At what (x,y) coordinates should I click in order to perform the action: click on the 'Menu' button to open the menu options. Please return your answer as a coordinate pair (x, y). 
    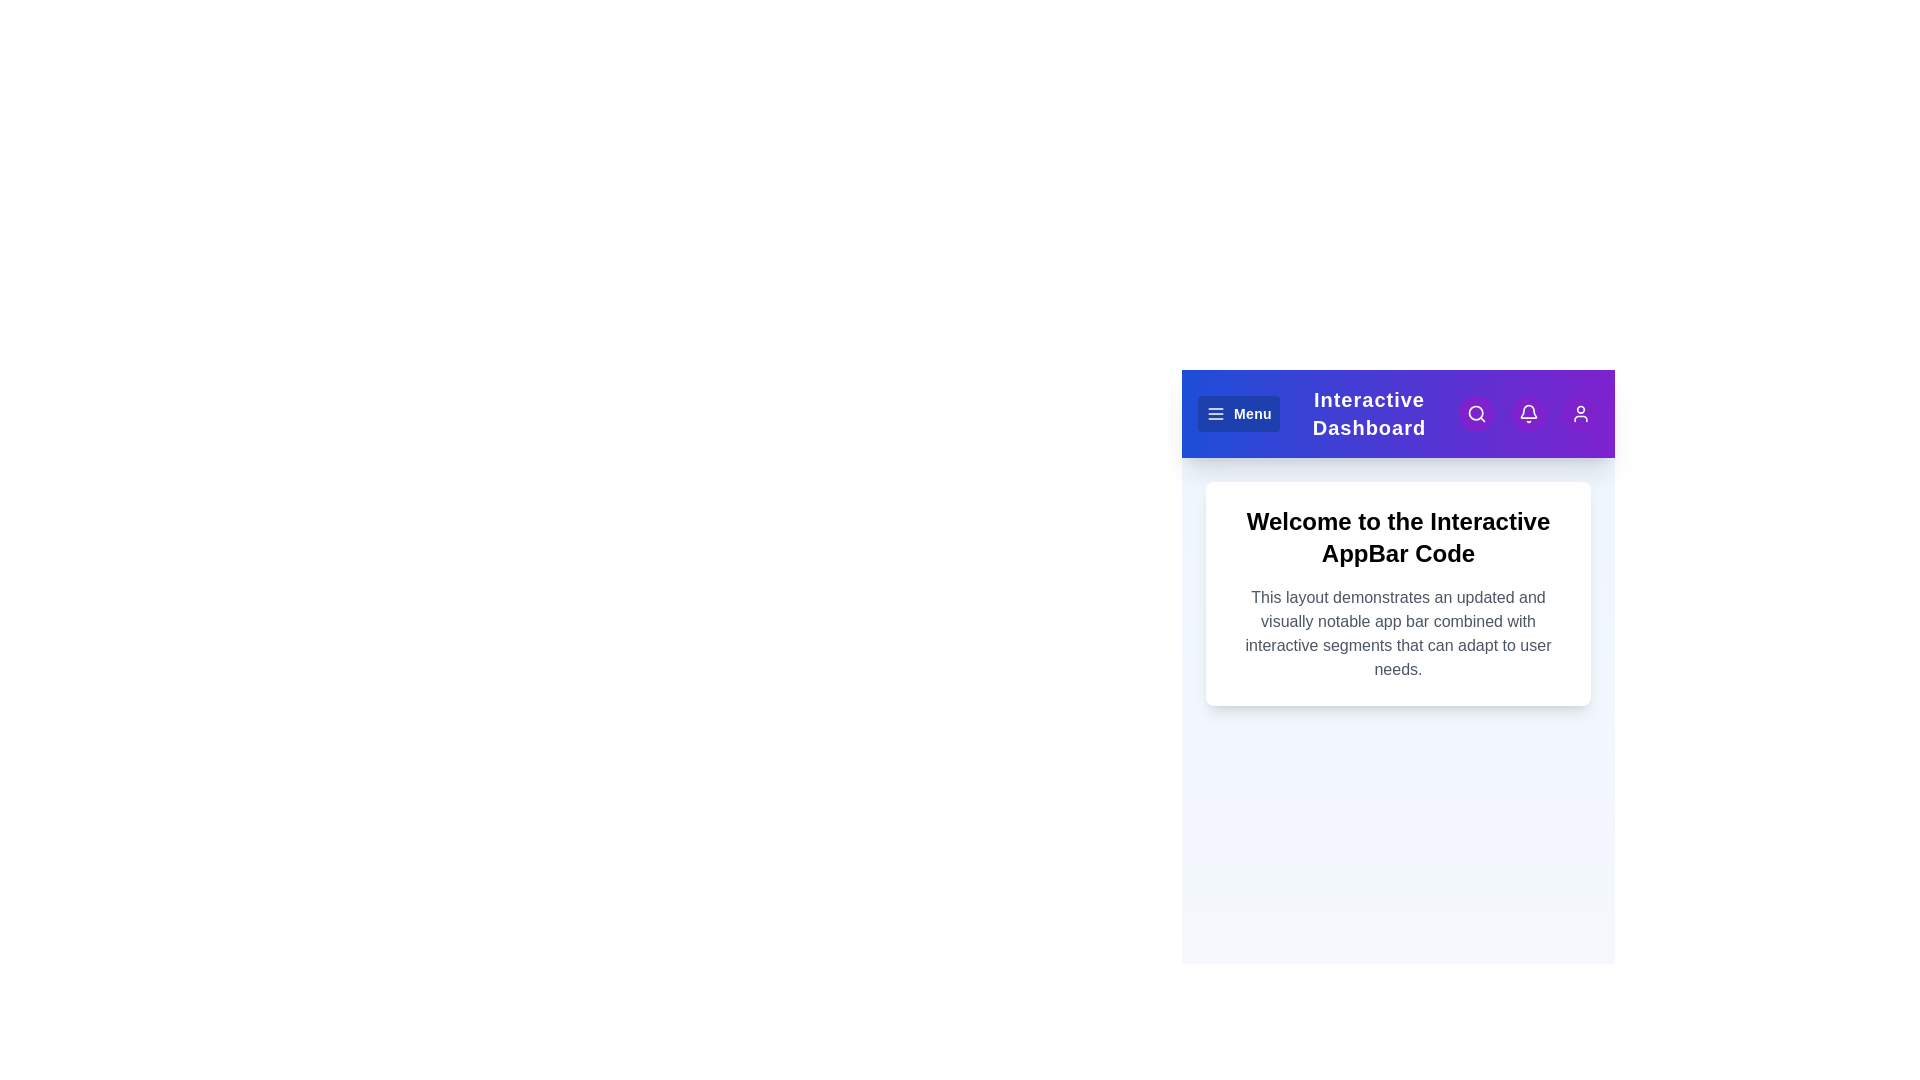
    Looking at the image, I should click on (1237, 412).